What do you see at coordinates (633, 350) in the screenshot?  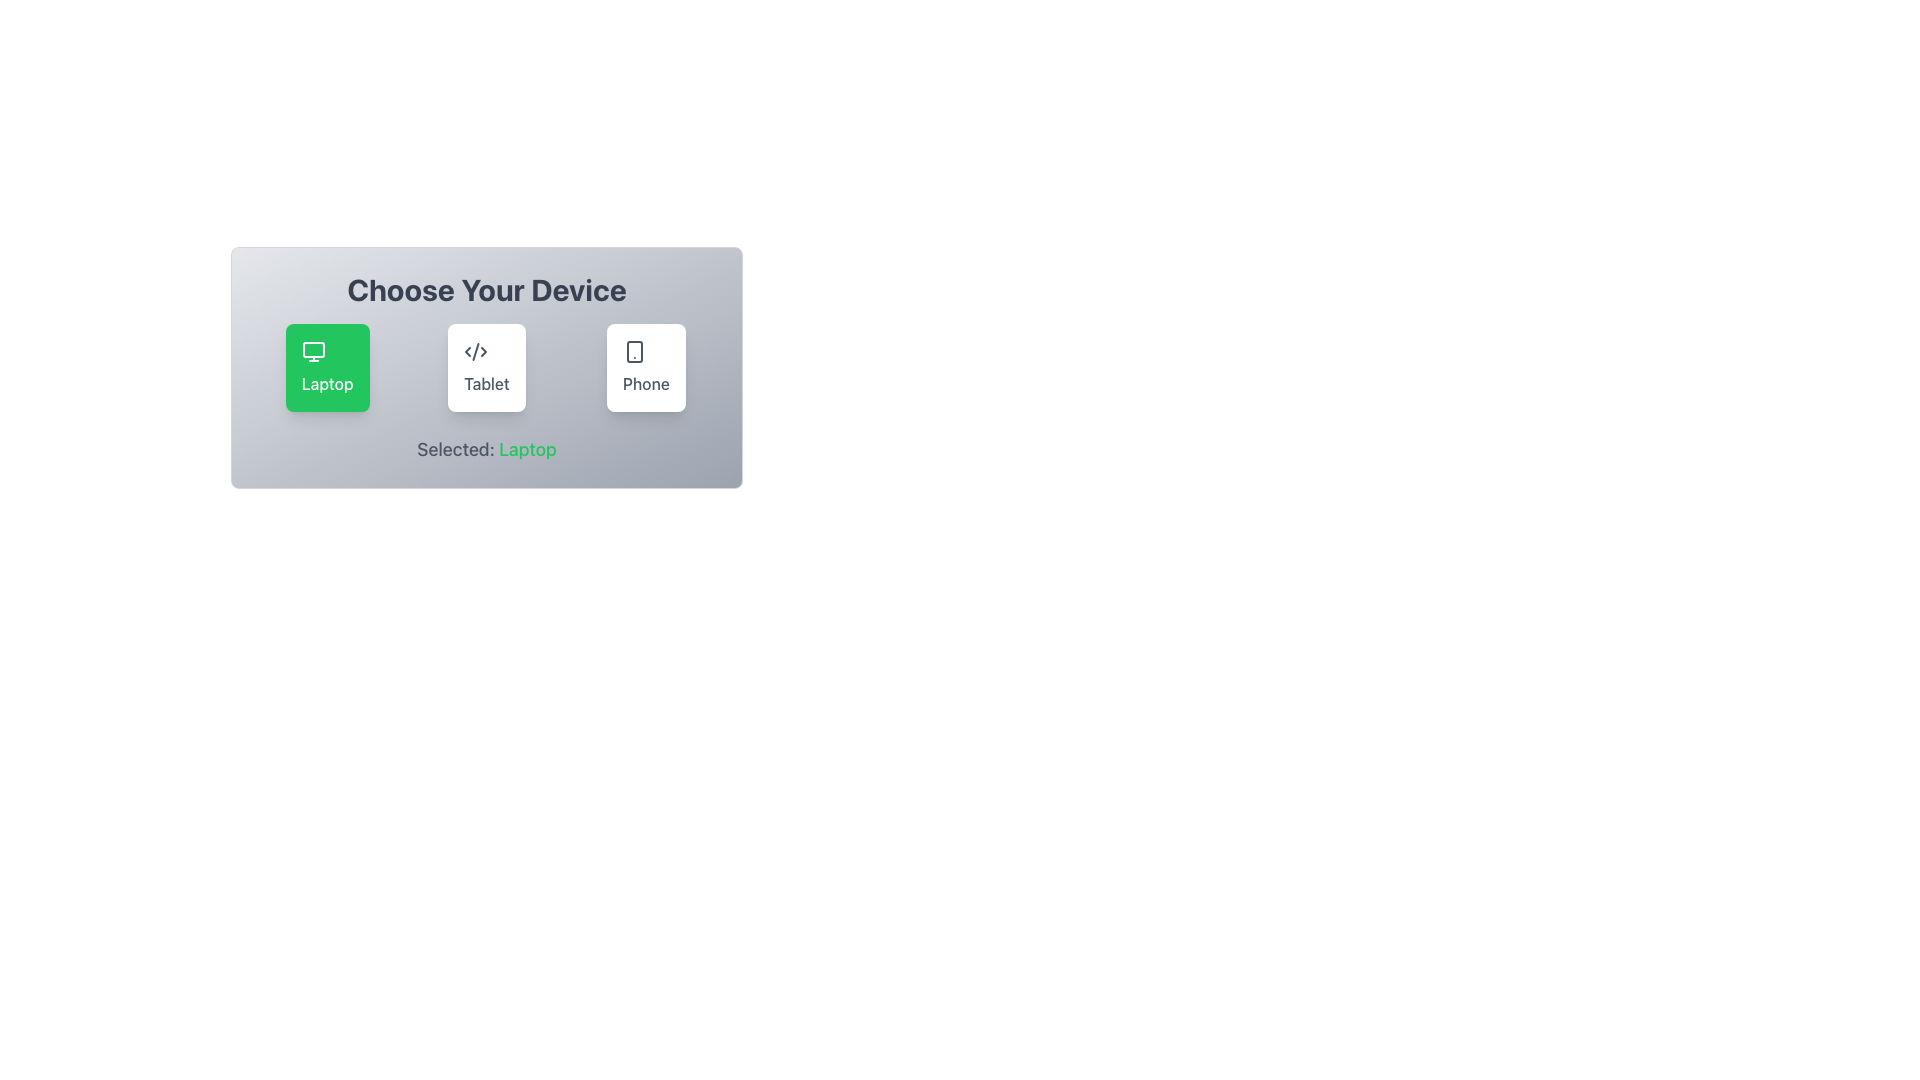 I see `the smartphone icon located at the bottom-right corner of the device icons group` at bounding box center [633, 350].